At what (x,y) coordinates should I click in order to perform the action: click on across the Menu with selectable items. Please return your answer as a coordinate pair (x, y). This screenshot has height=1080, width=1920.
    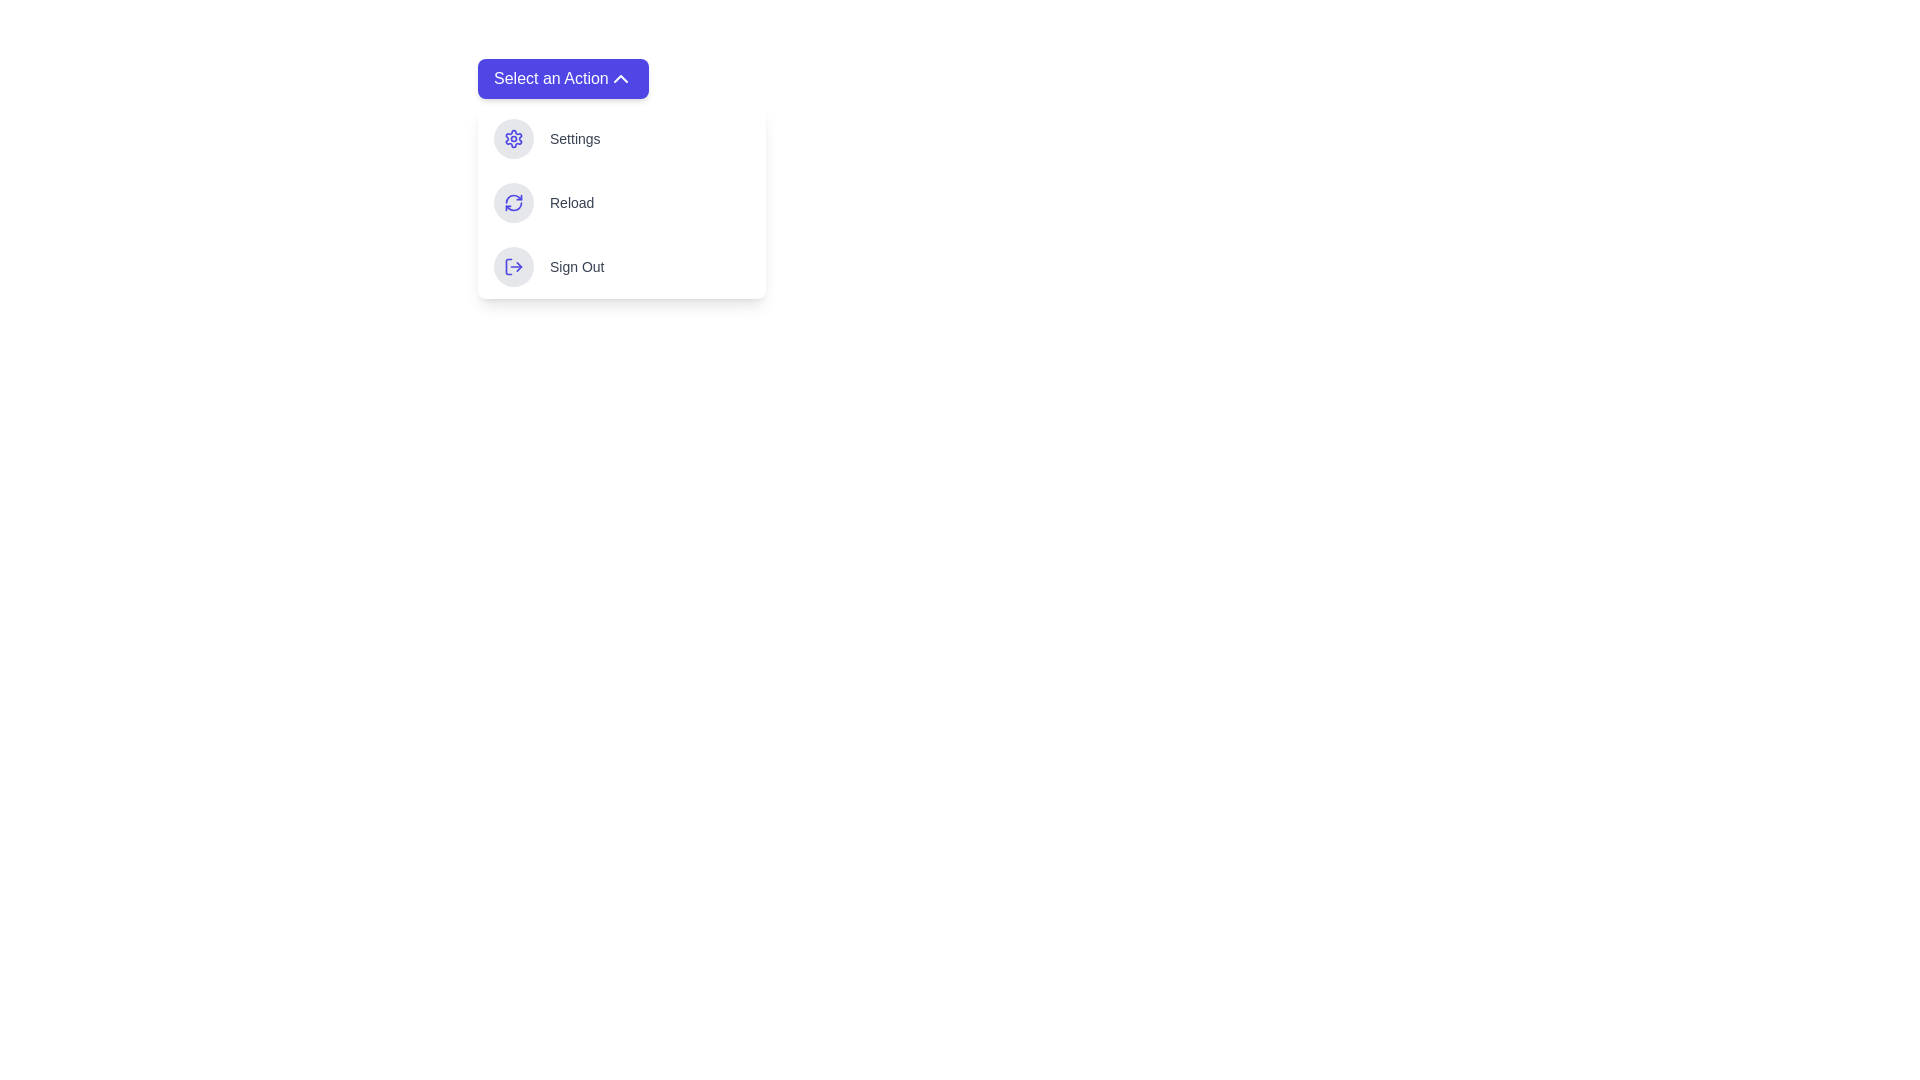
    Looking at the image, I should click on (621, 177).